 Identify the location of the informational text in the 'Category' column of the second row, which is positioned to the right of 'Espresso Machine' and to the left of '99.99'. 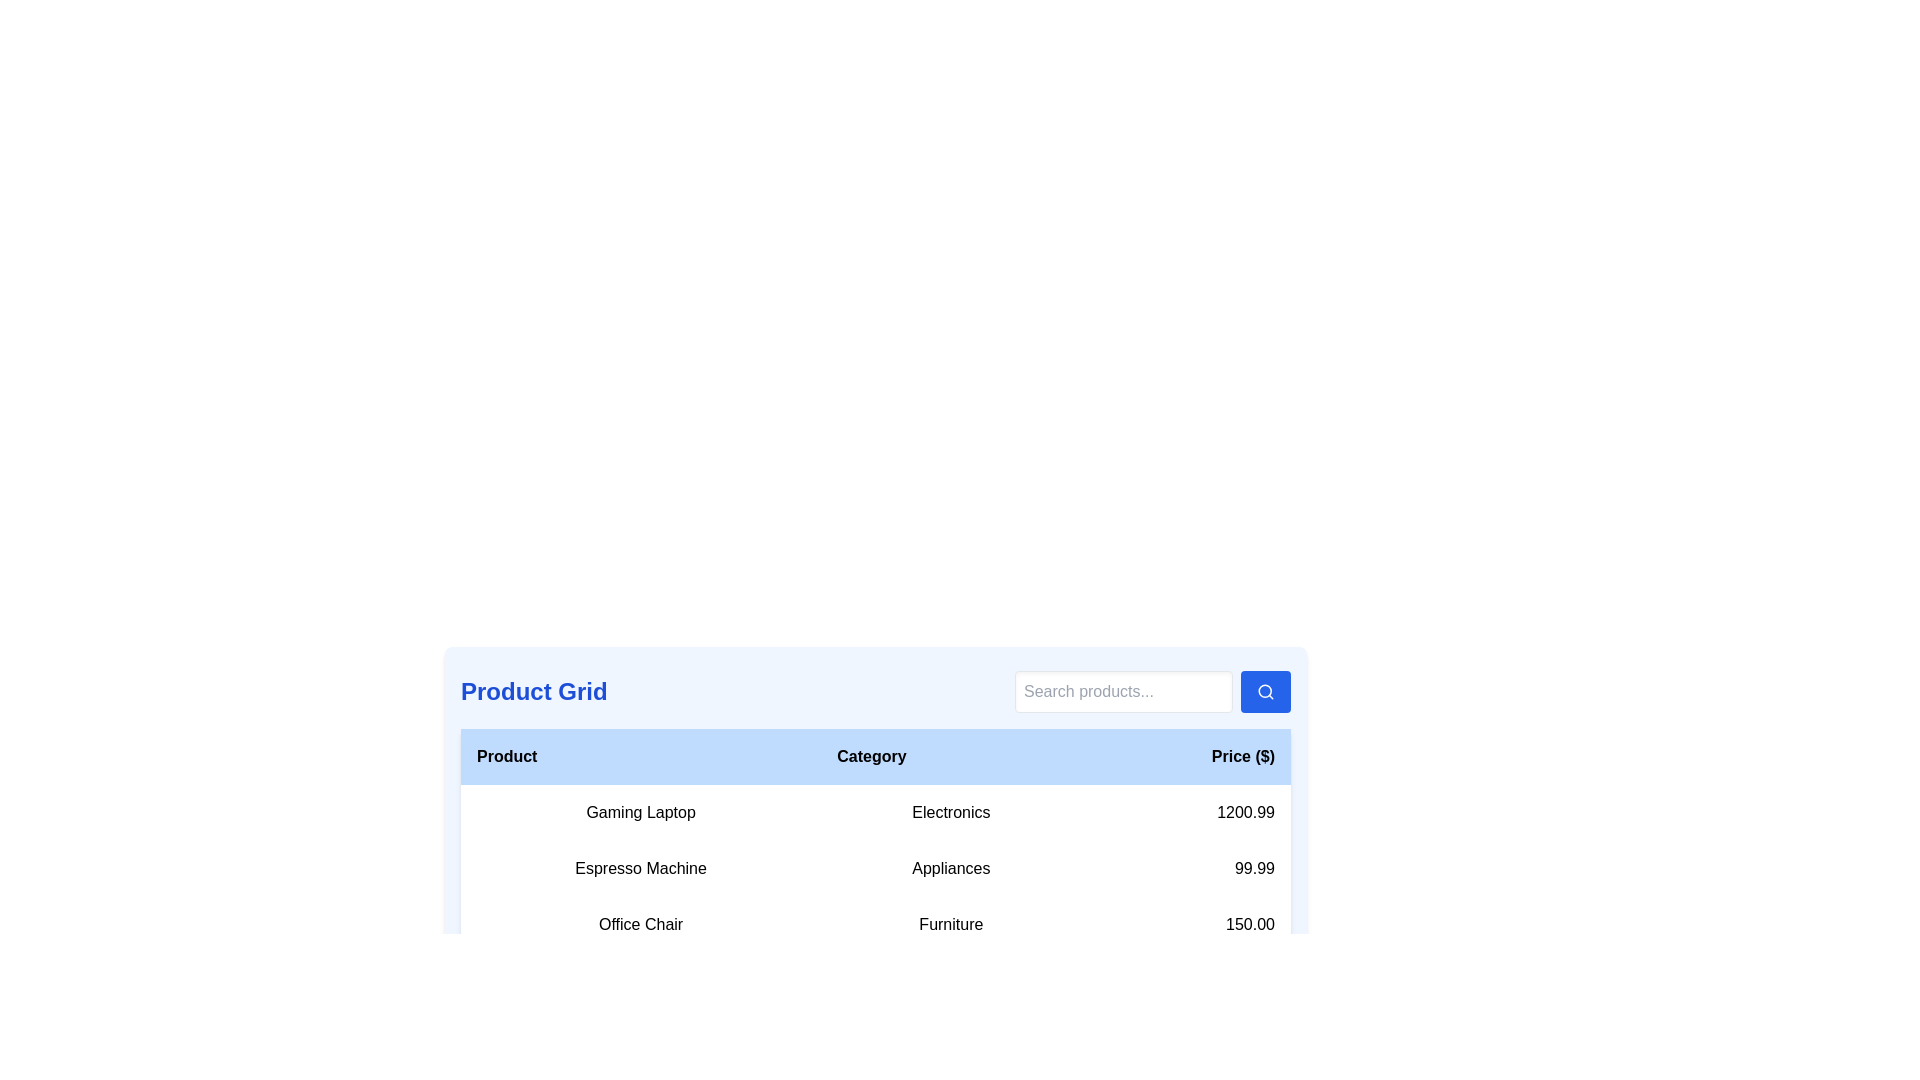
(950, 867).